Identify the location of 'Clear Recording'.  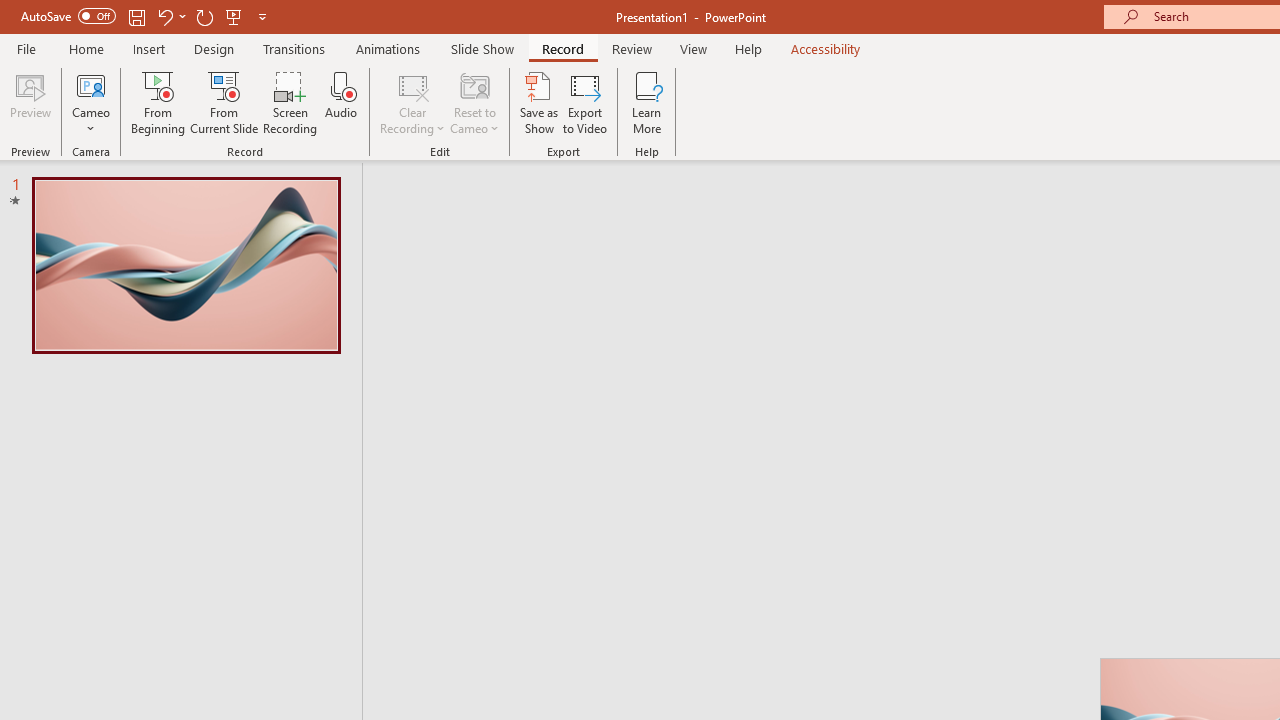
(411, 103).